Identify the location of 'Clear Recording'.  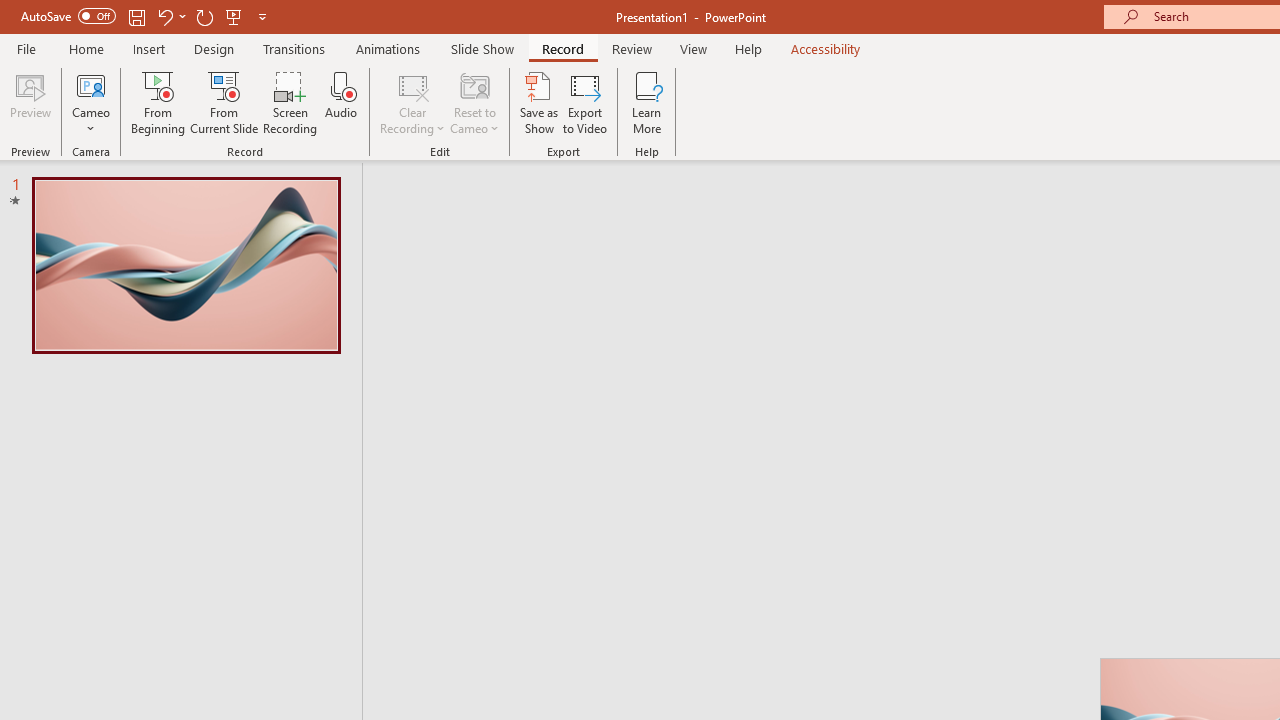
(411, 103).